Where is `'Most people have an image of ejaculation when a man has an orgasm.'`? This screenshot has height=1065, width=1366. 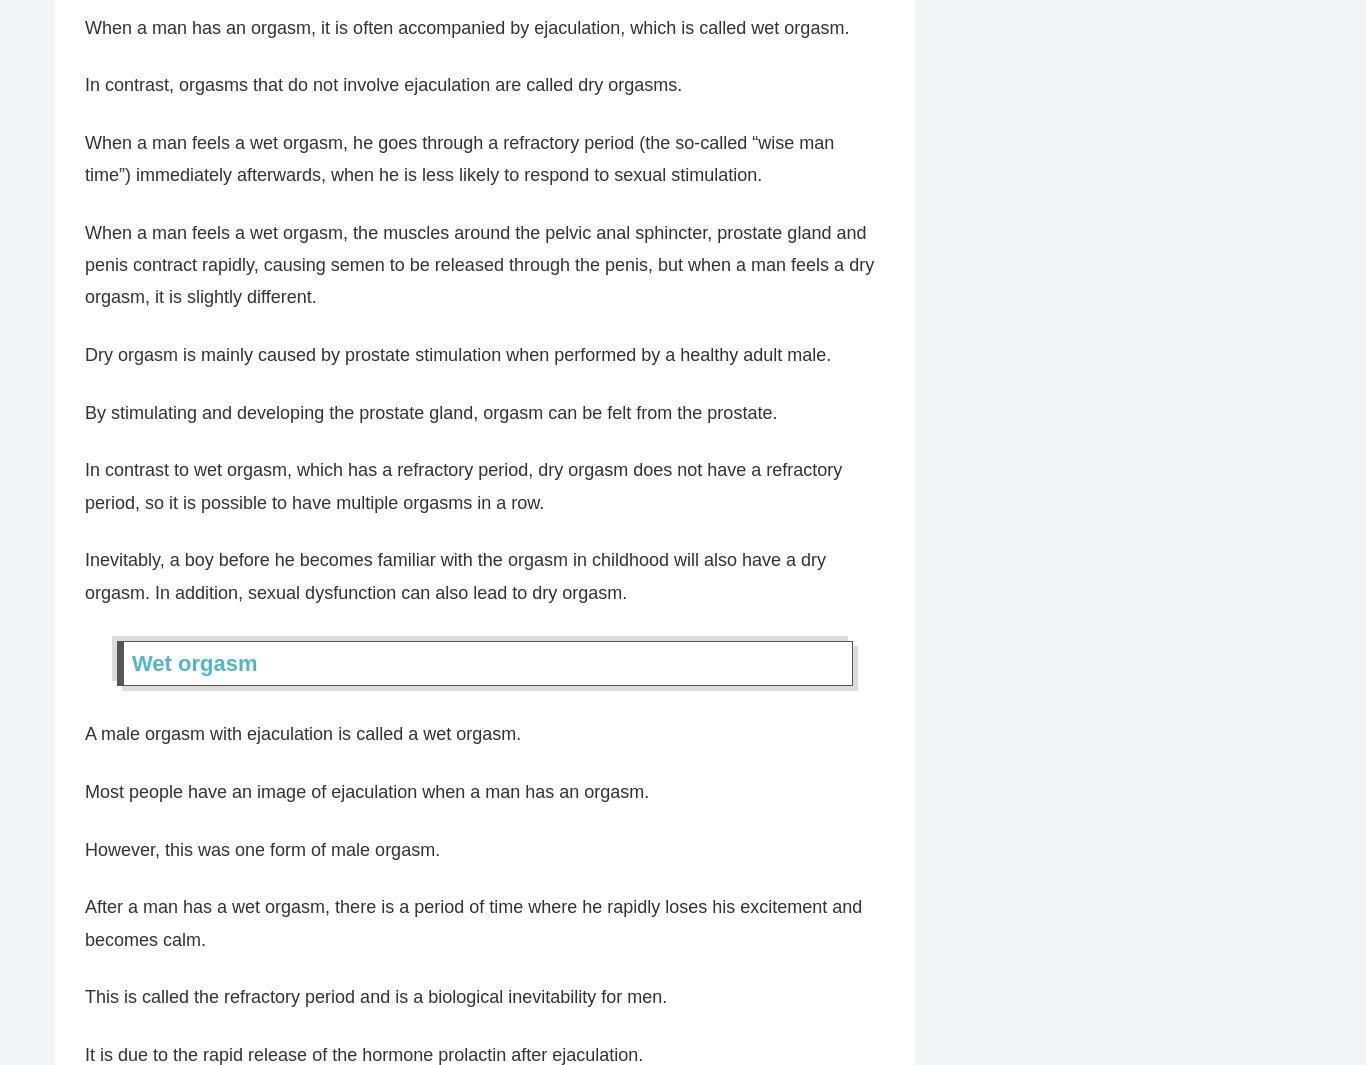 'Most people have an image of ejaculation when a man has an orgasm.' is located at coordinates (366, 792).